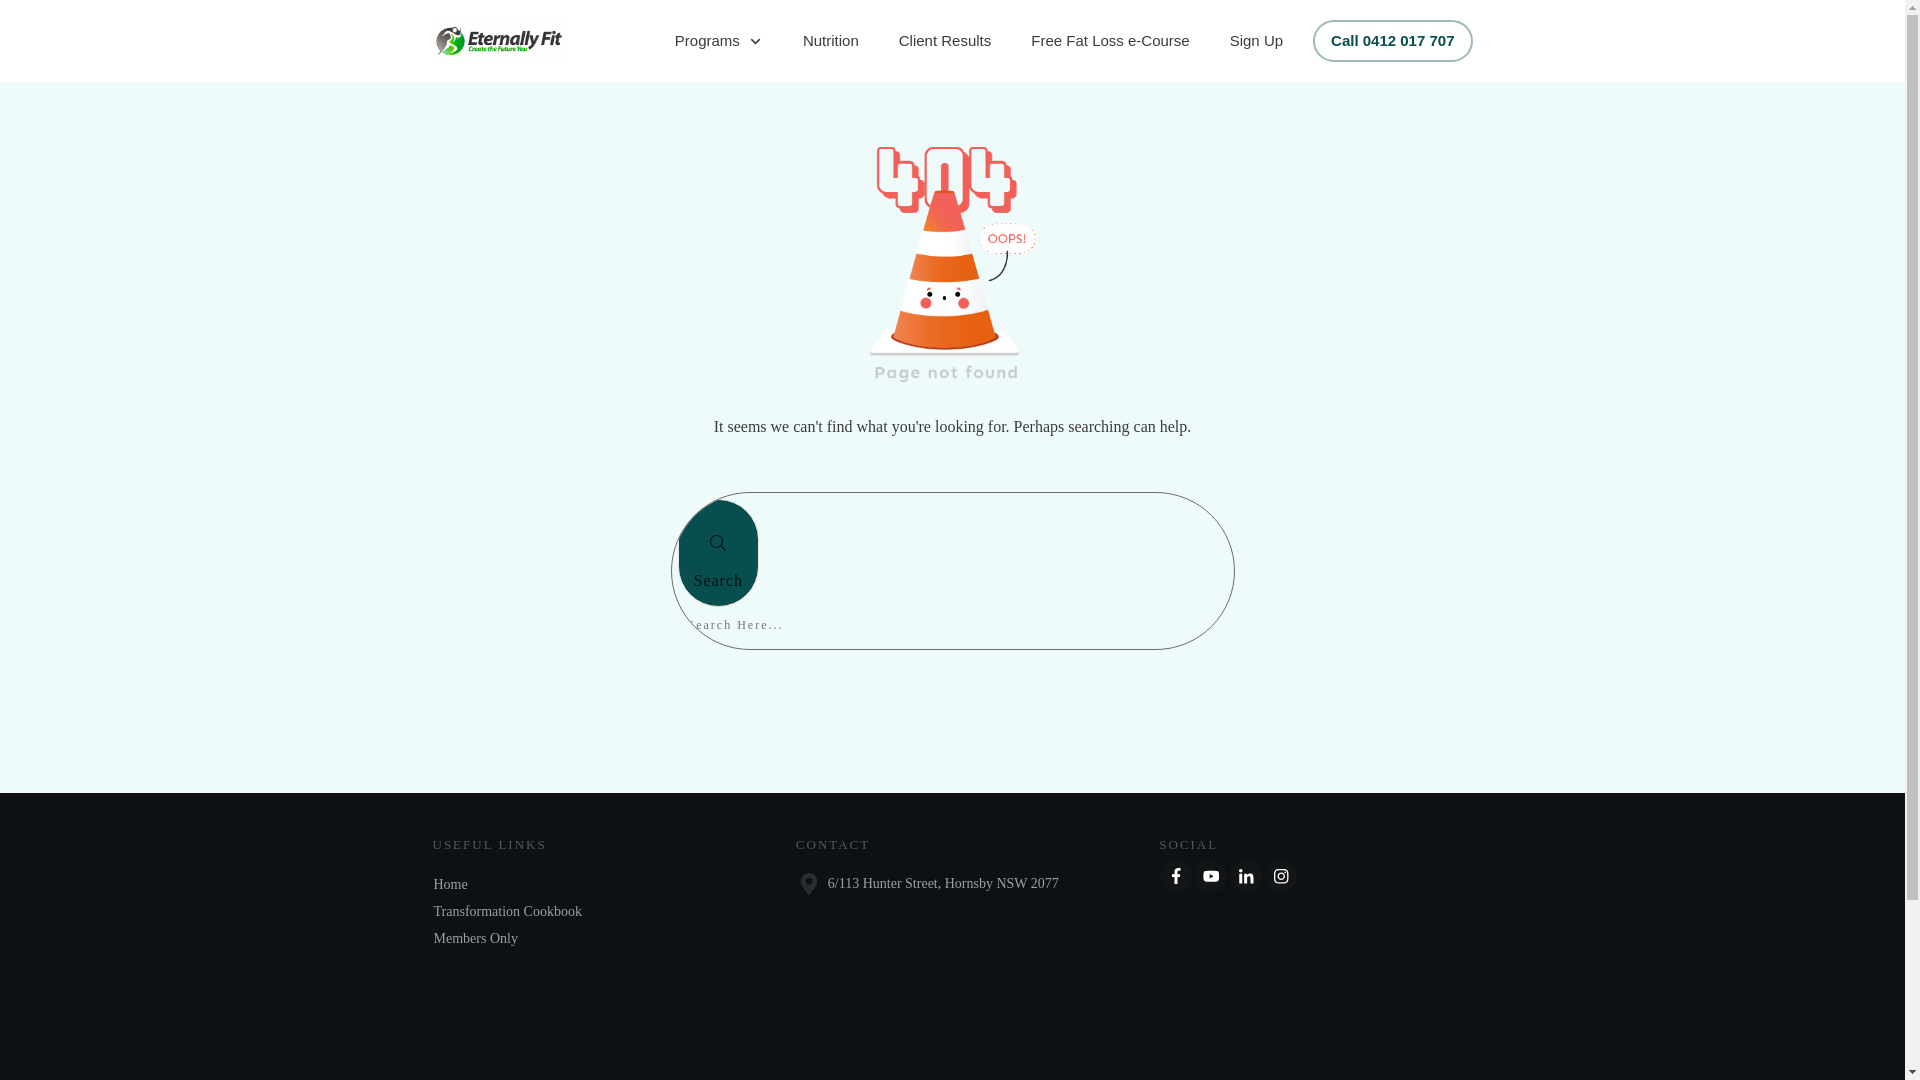 This screenshot has width=1920, height=1080. I want to click on 'Sign Up', so click(1255, 41).